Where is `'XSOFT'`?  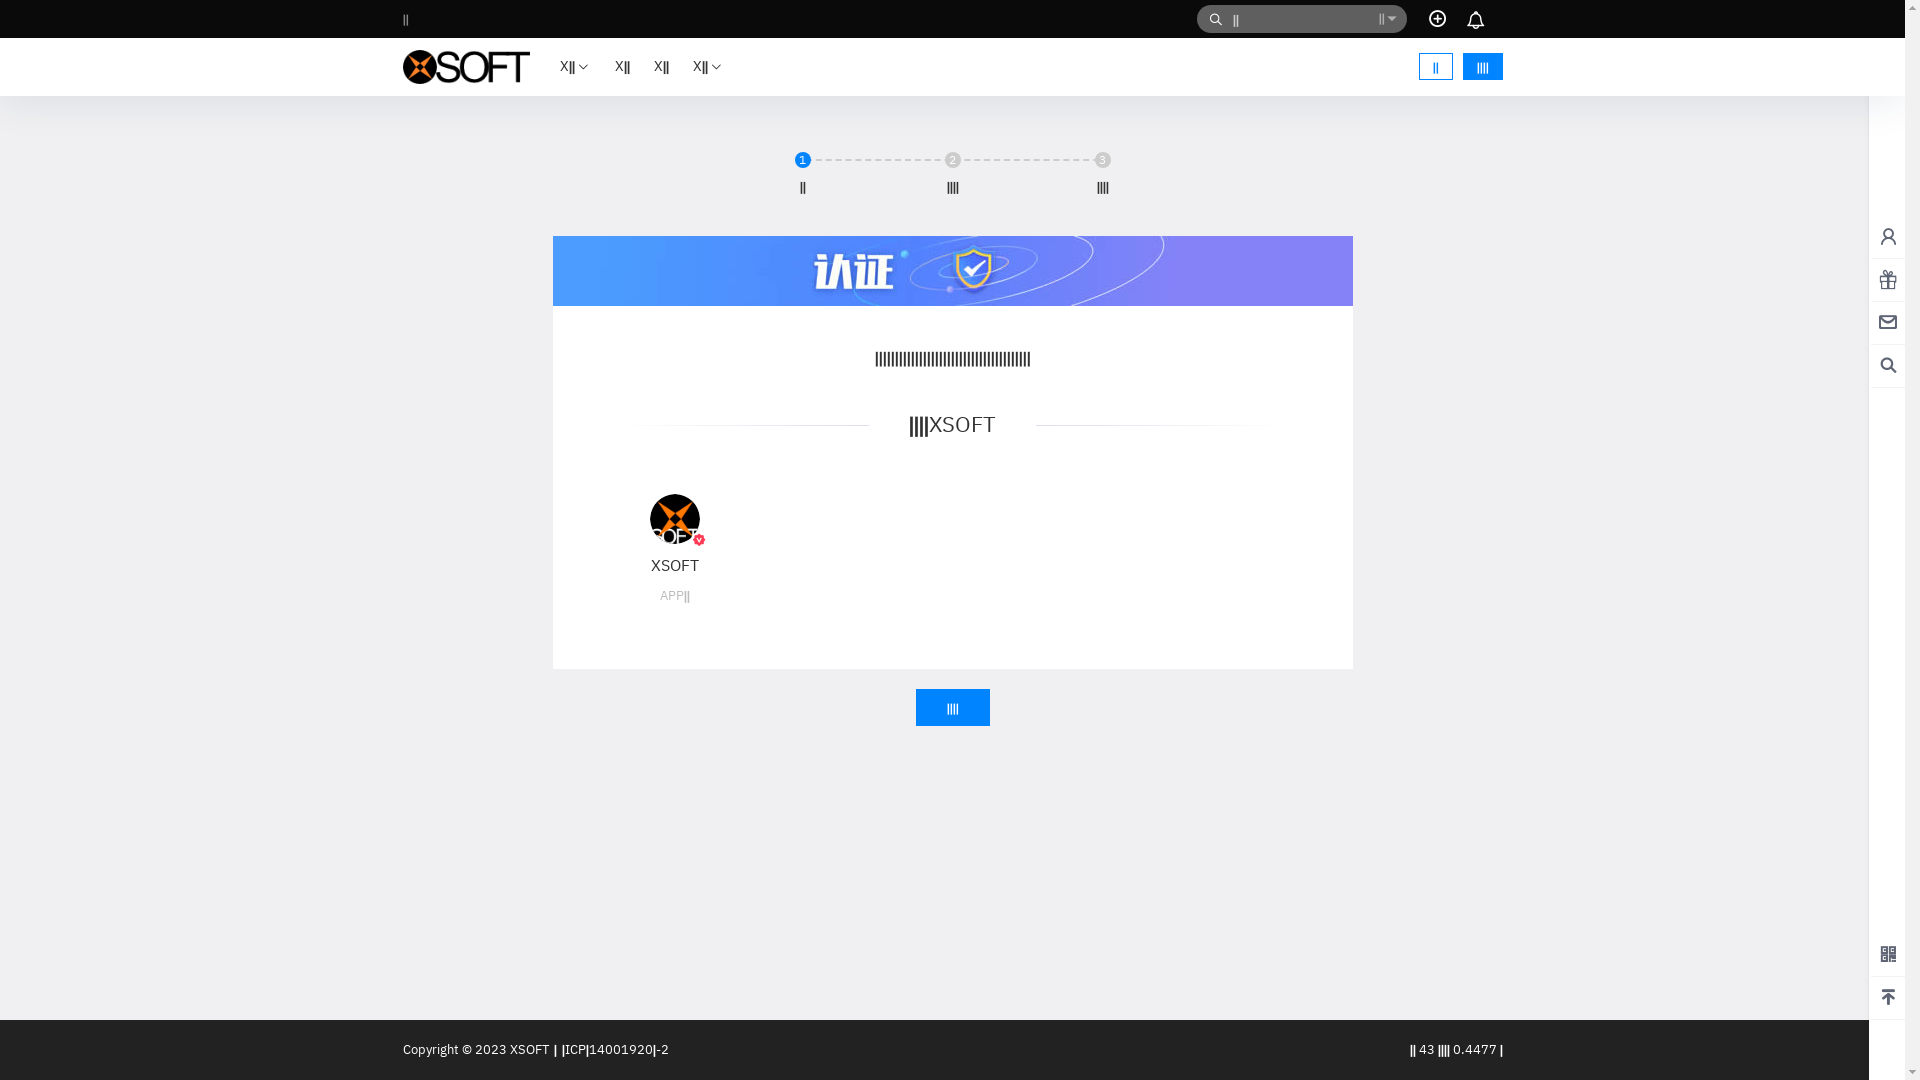 'XSOFT' is located at coordinates (675, 564).